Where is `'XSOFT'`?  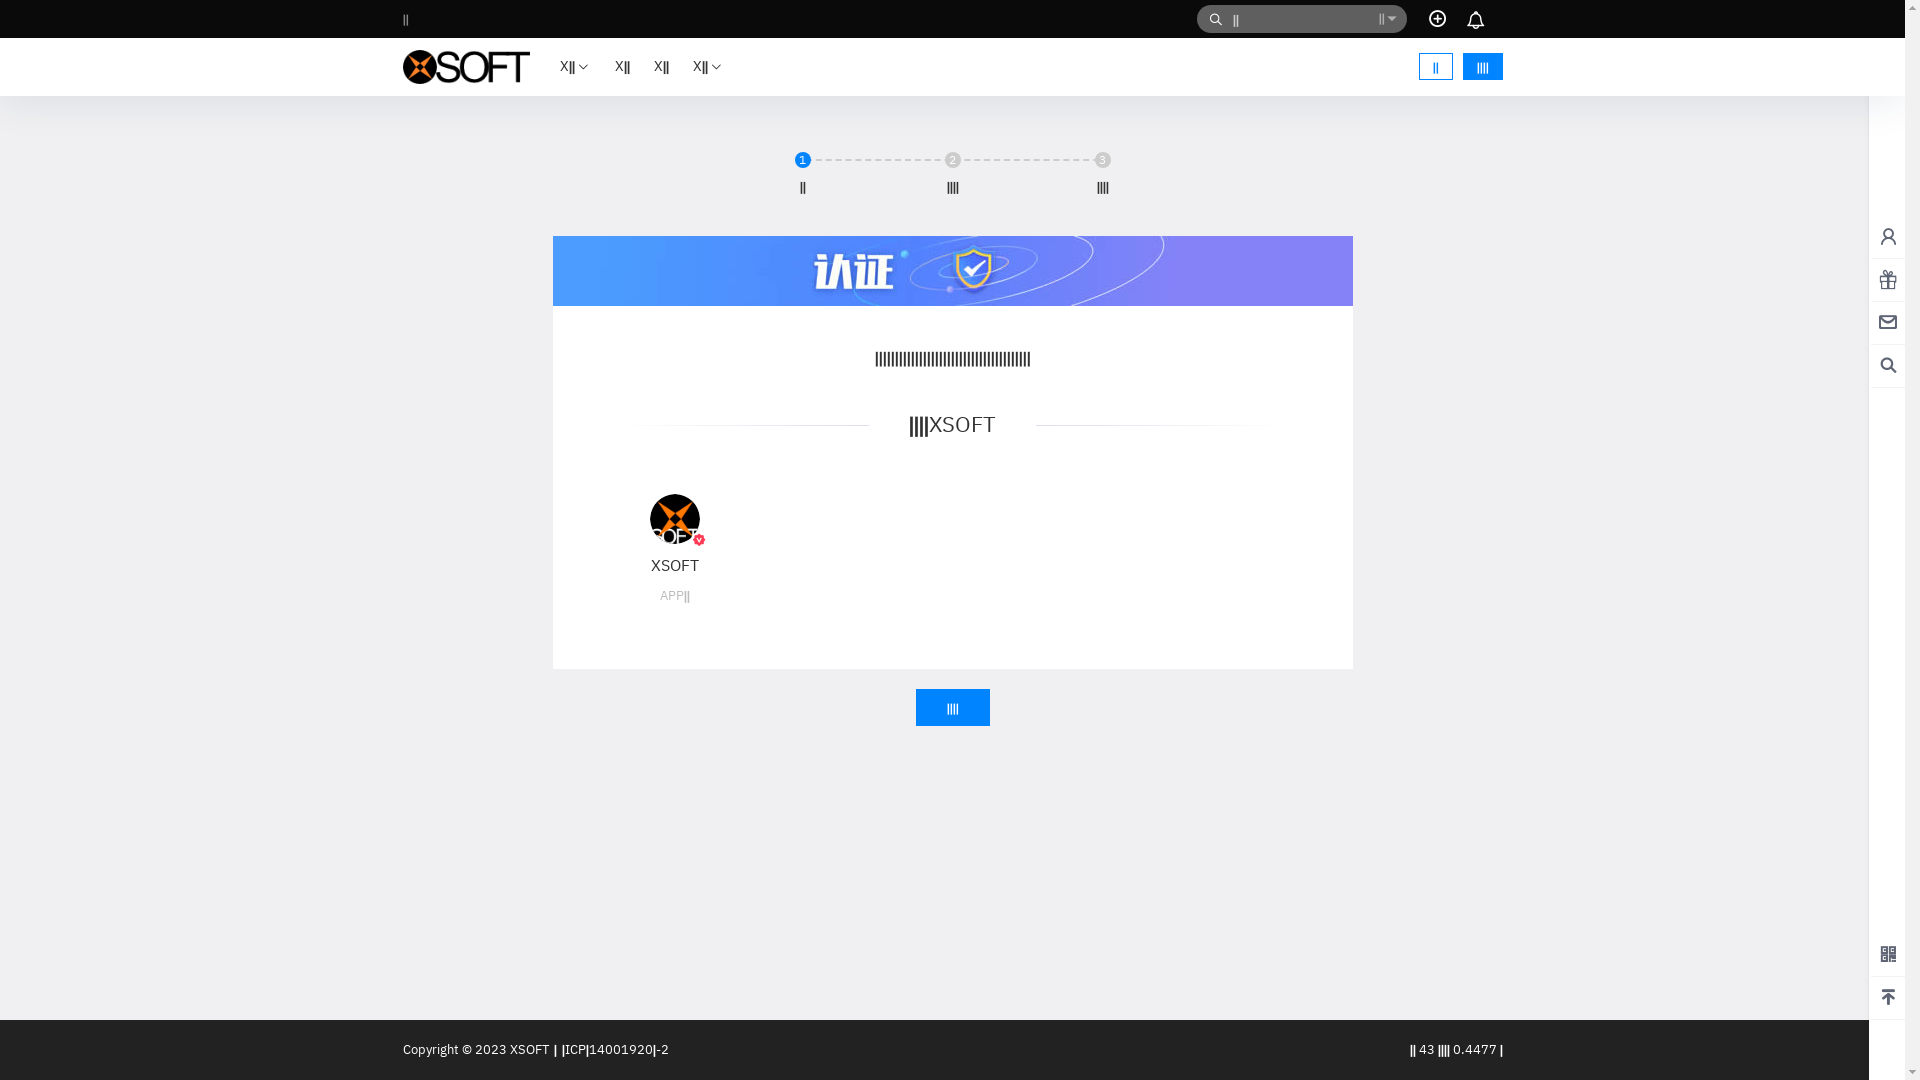 'XSOFT' is located at coordinates (675, 564).